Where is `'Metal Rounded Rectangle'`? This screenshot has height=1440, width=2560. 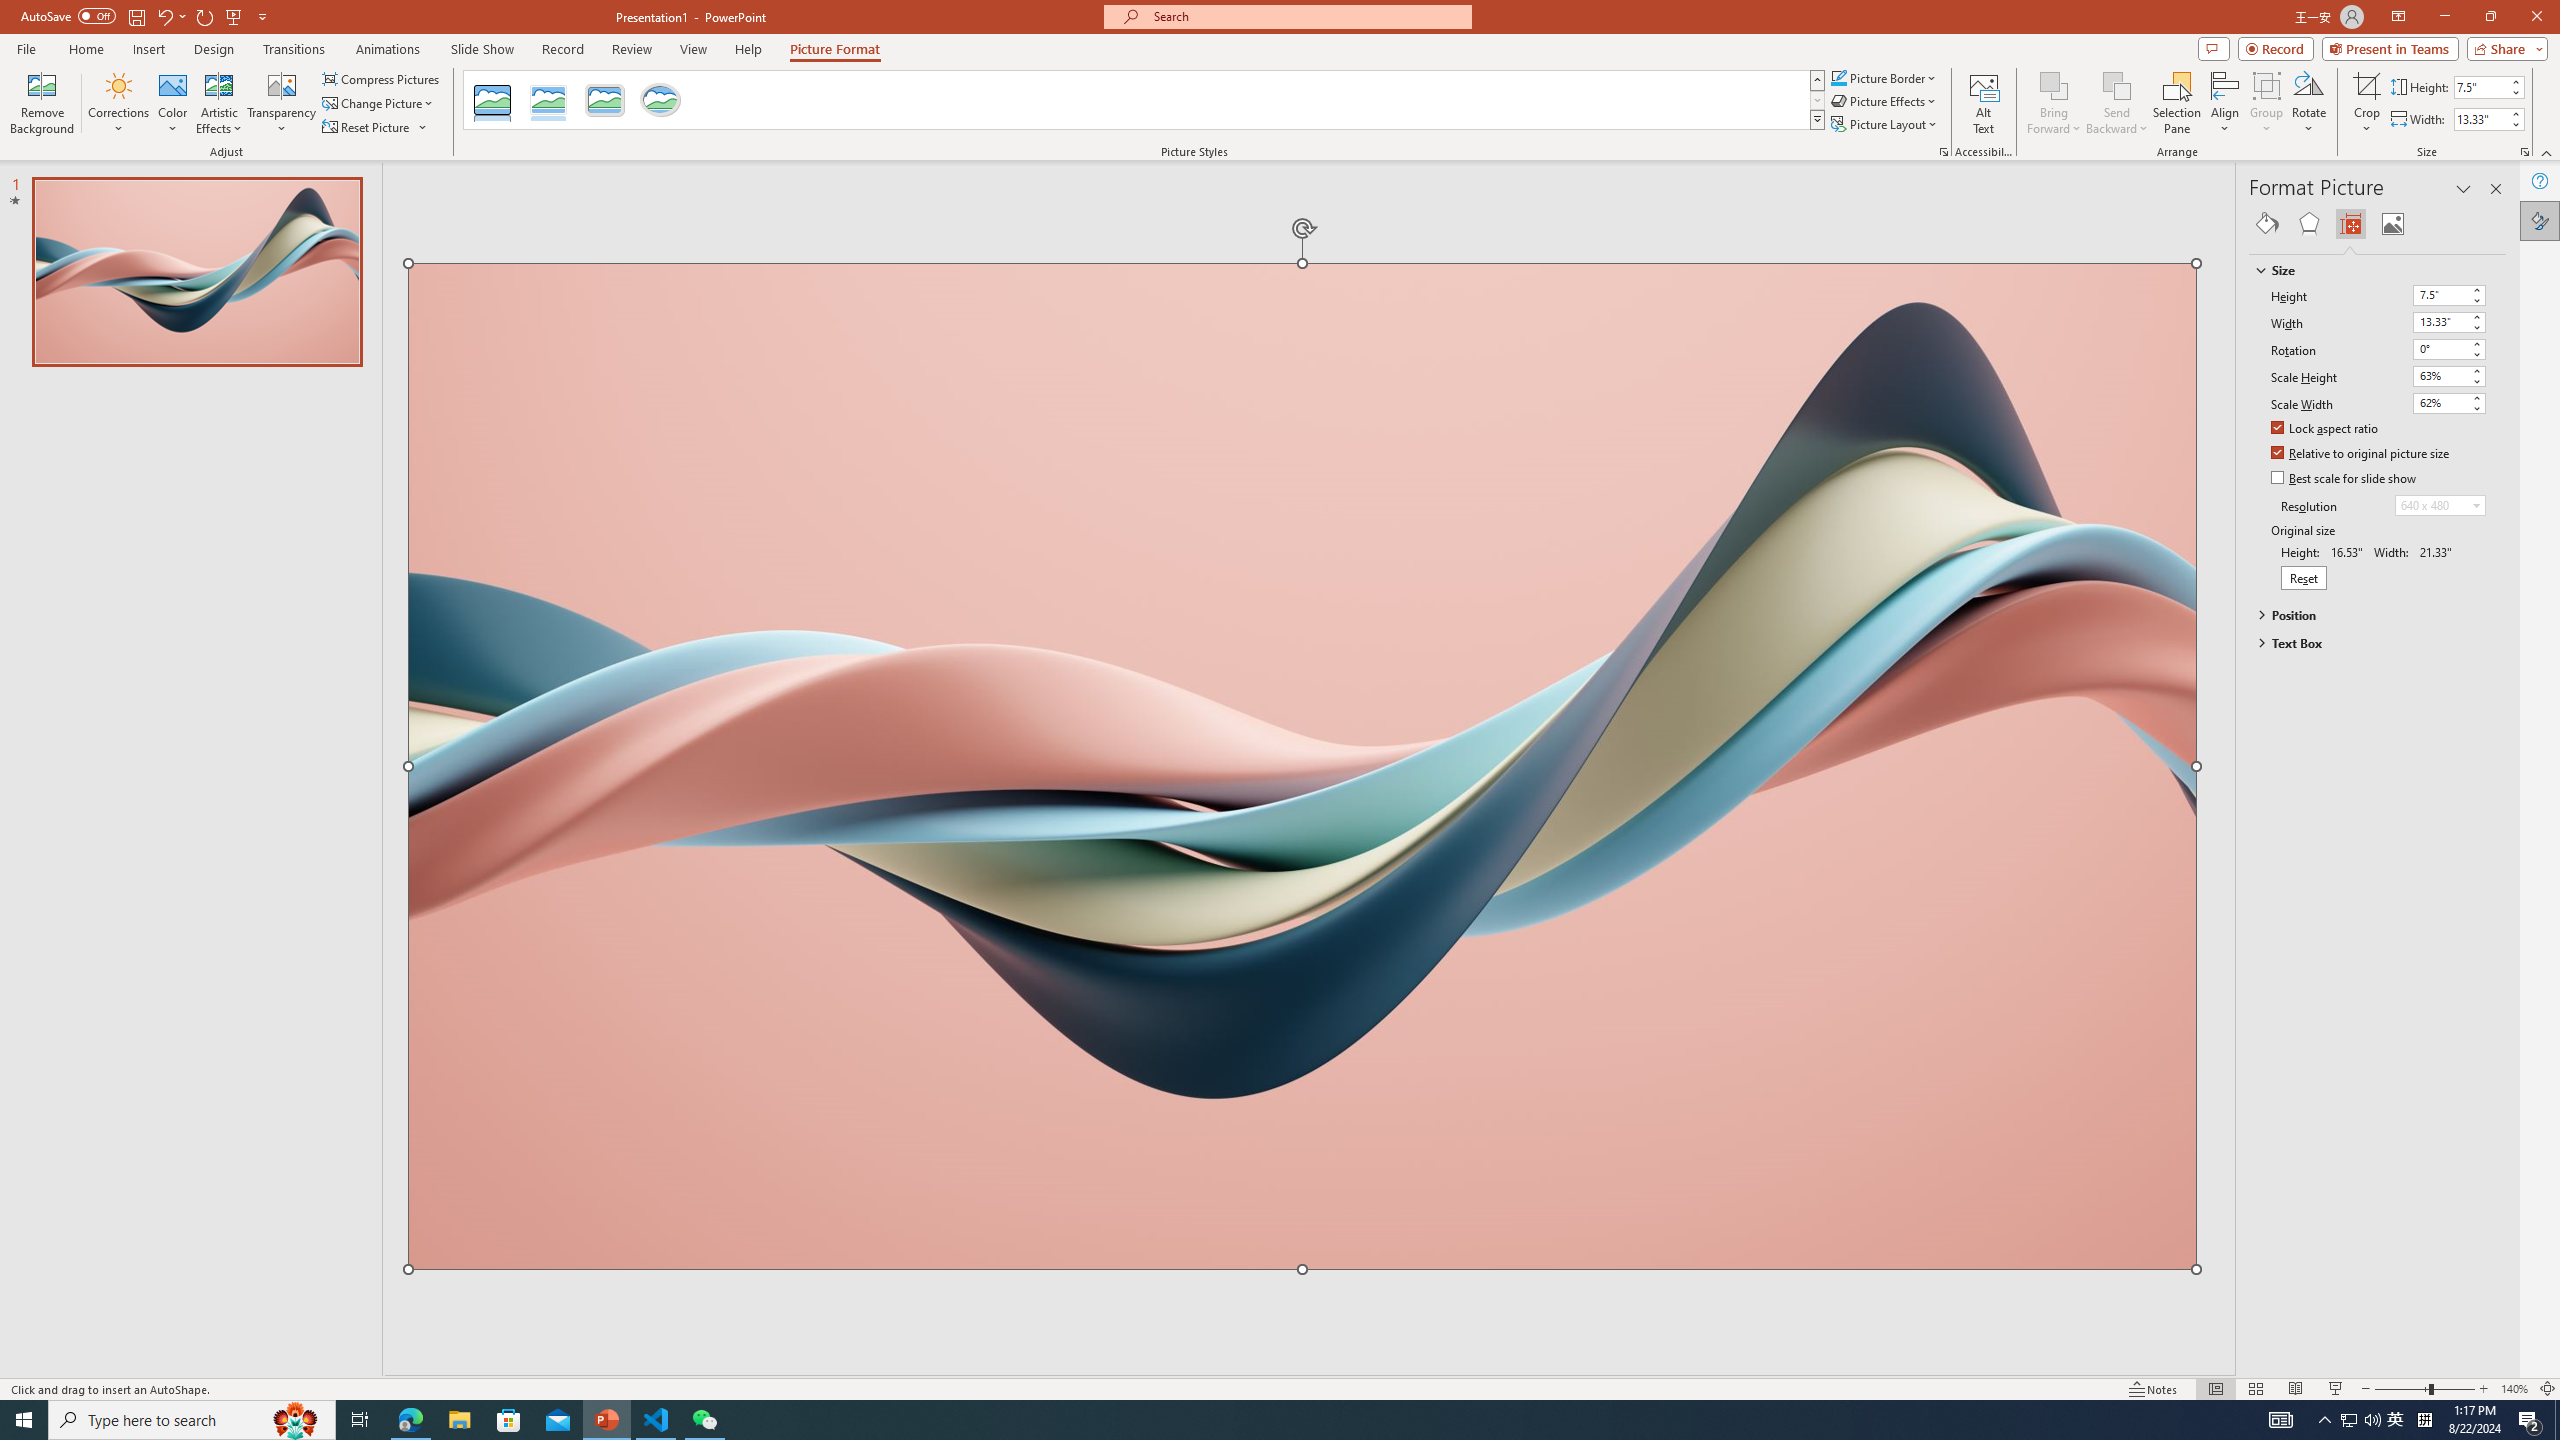 'Metal Rounded Rectangle' is located at coordinates (603, 99).